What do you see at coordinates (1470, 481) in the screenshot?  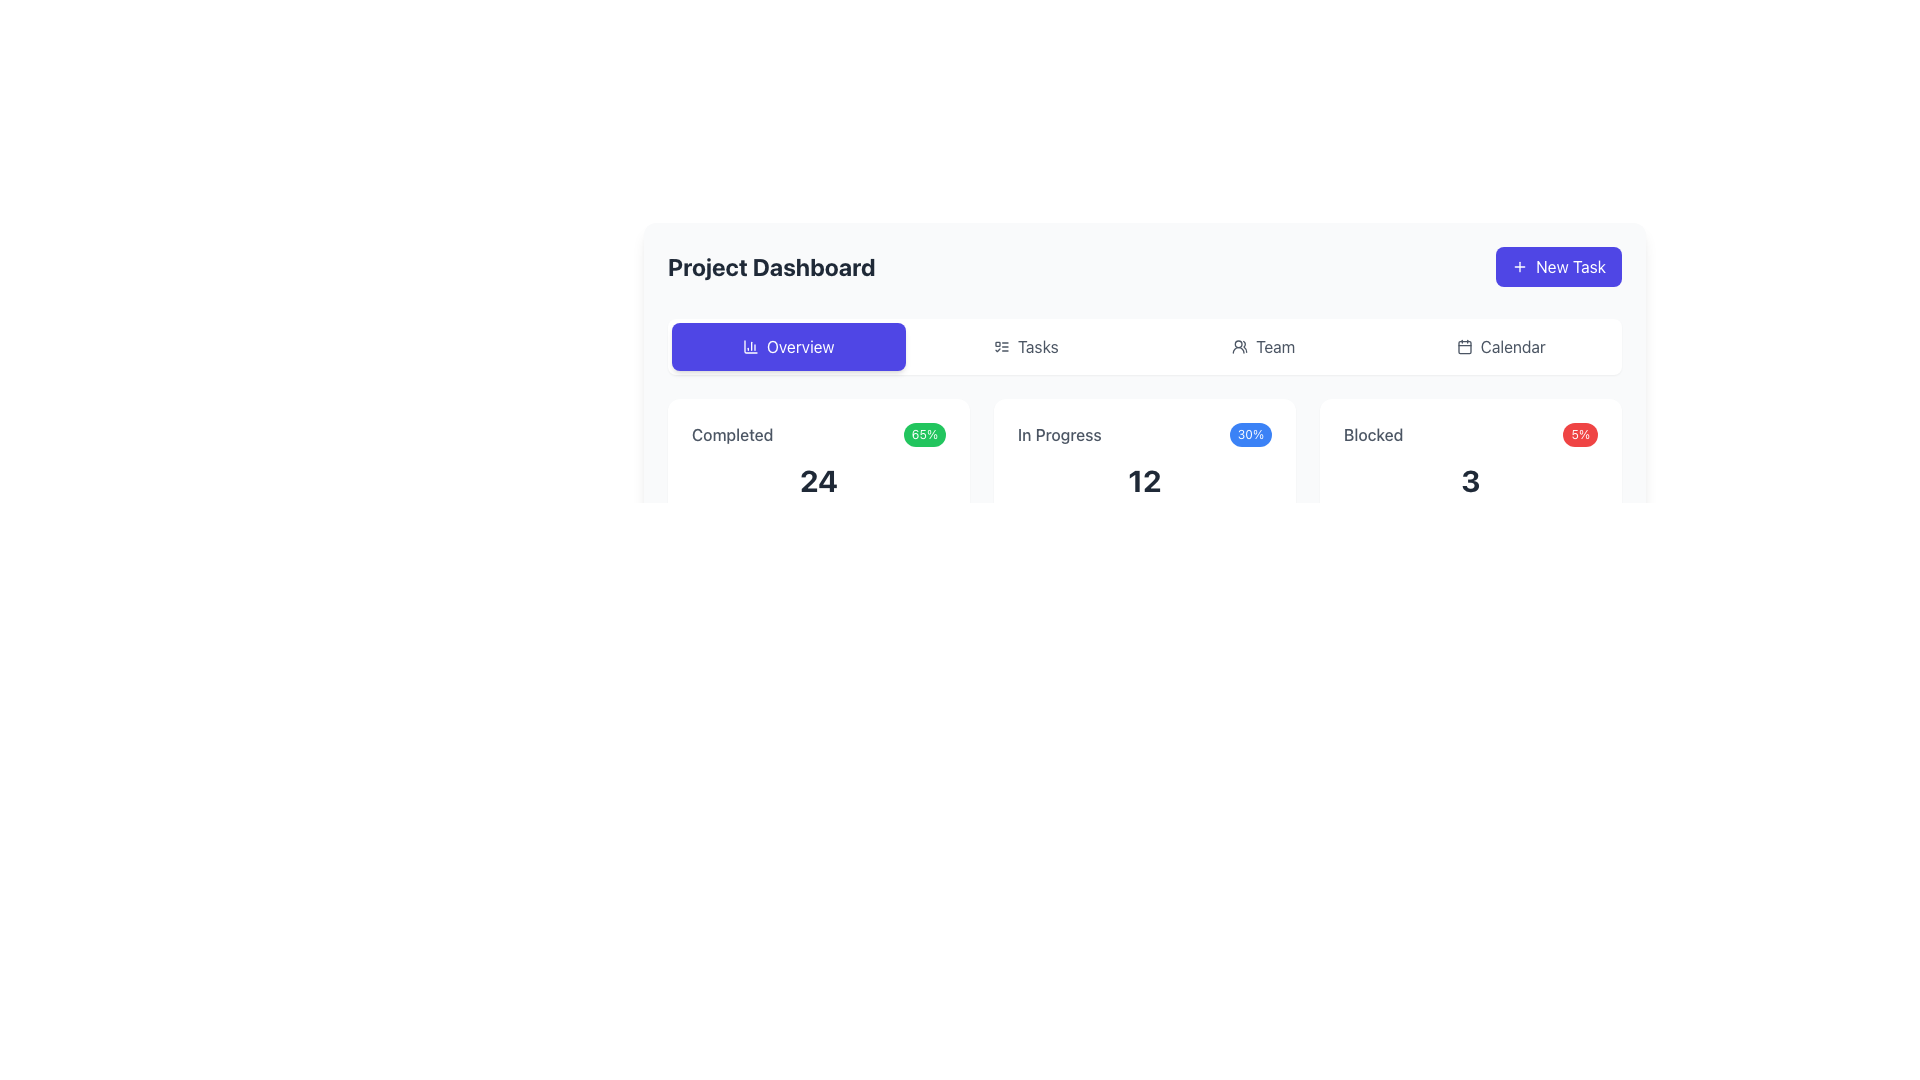 I see `the large, bold numeral '3' displayed in dark gray within the 'Blocked' category card on the Project Dashboard interface` at bounding box center [1470, 481].